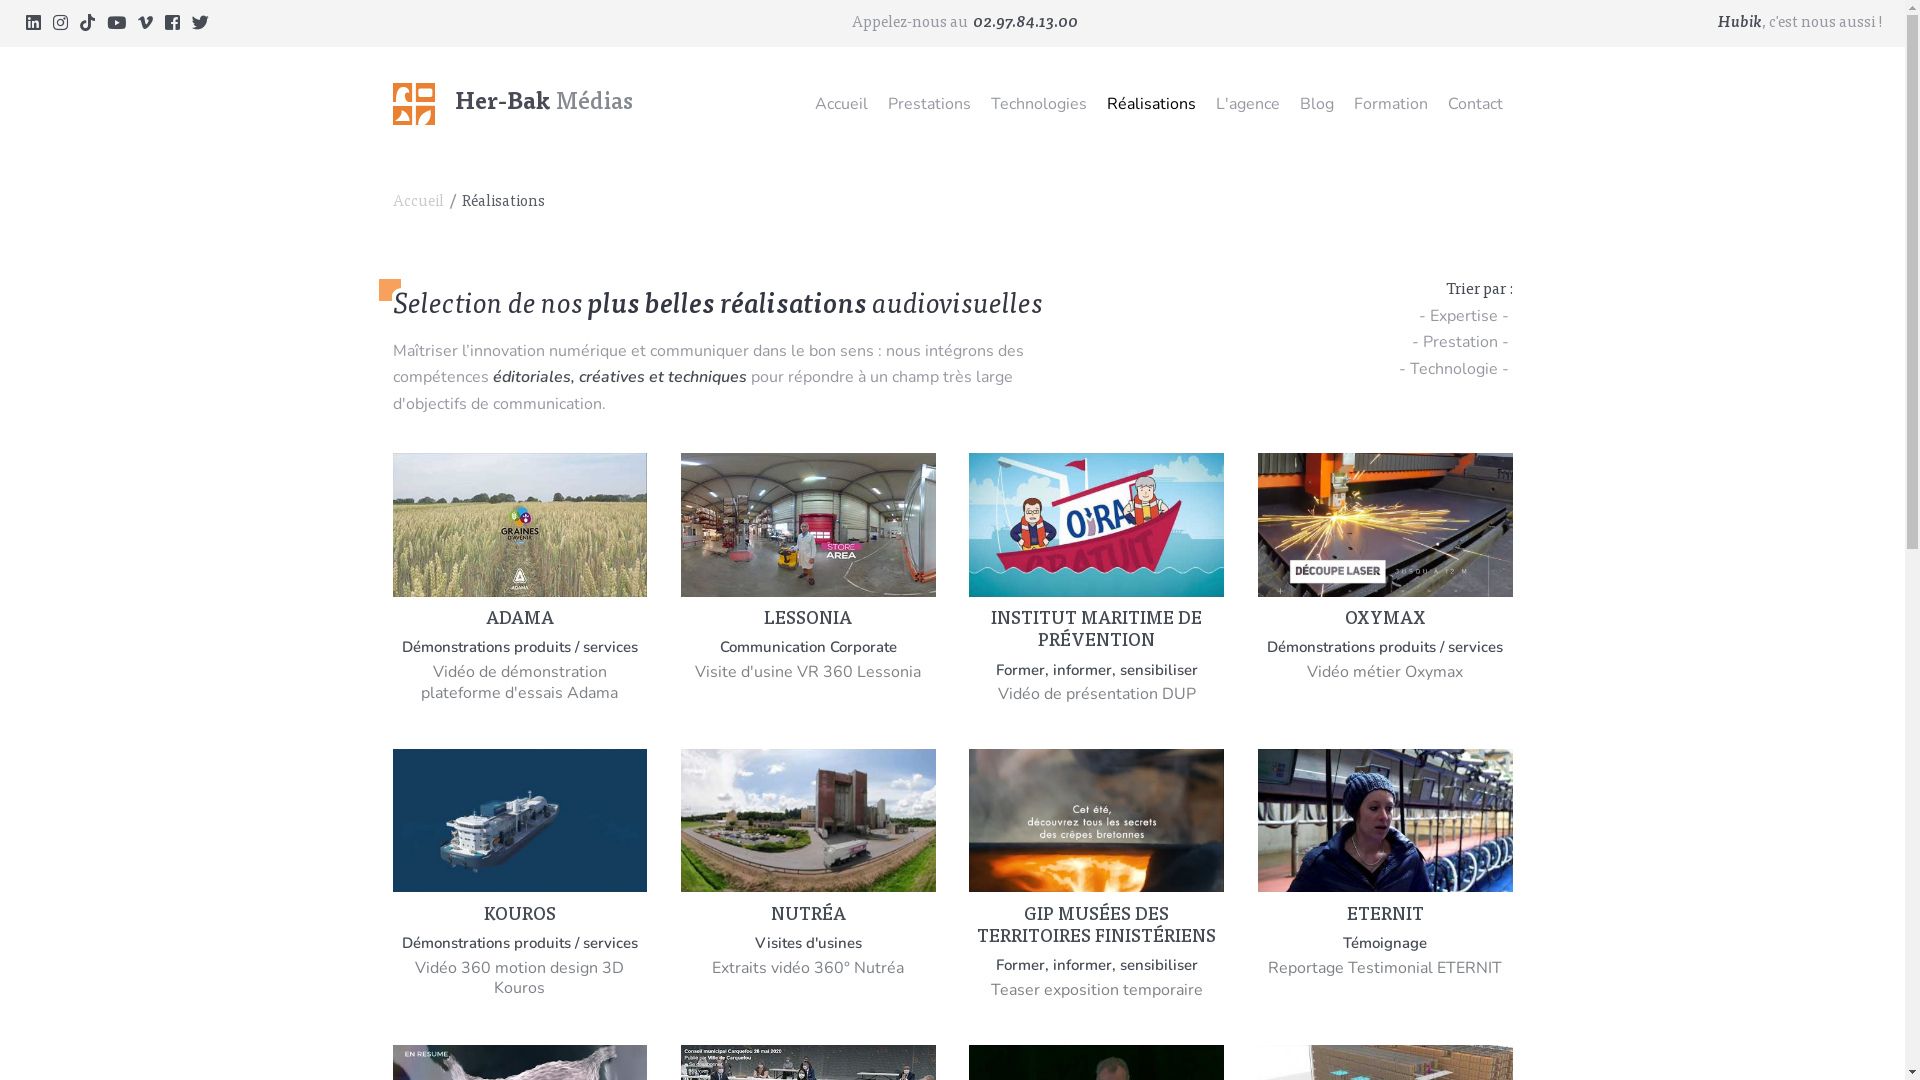 The height and width of the screenshot is (1080, 1920). Describe the element at coordinates (144, 22) in the screenshot. I see `'Retrouvez nous sur Vimeo'` at that location.